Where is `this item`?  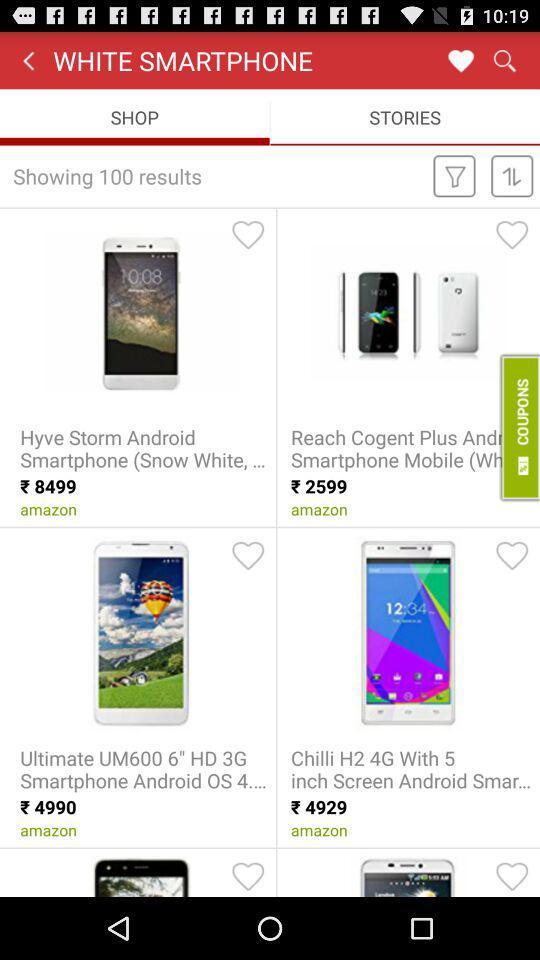 this item is located at coordinates (512, 875).